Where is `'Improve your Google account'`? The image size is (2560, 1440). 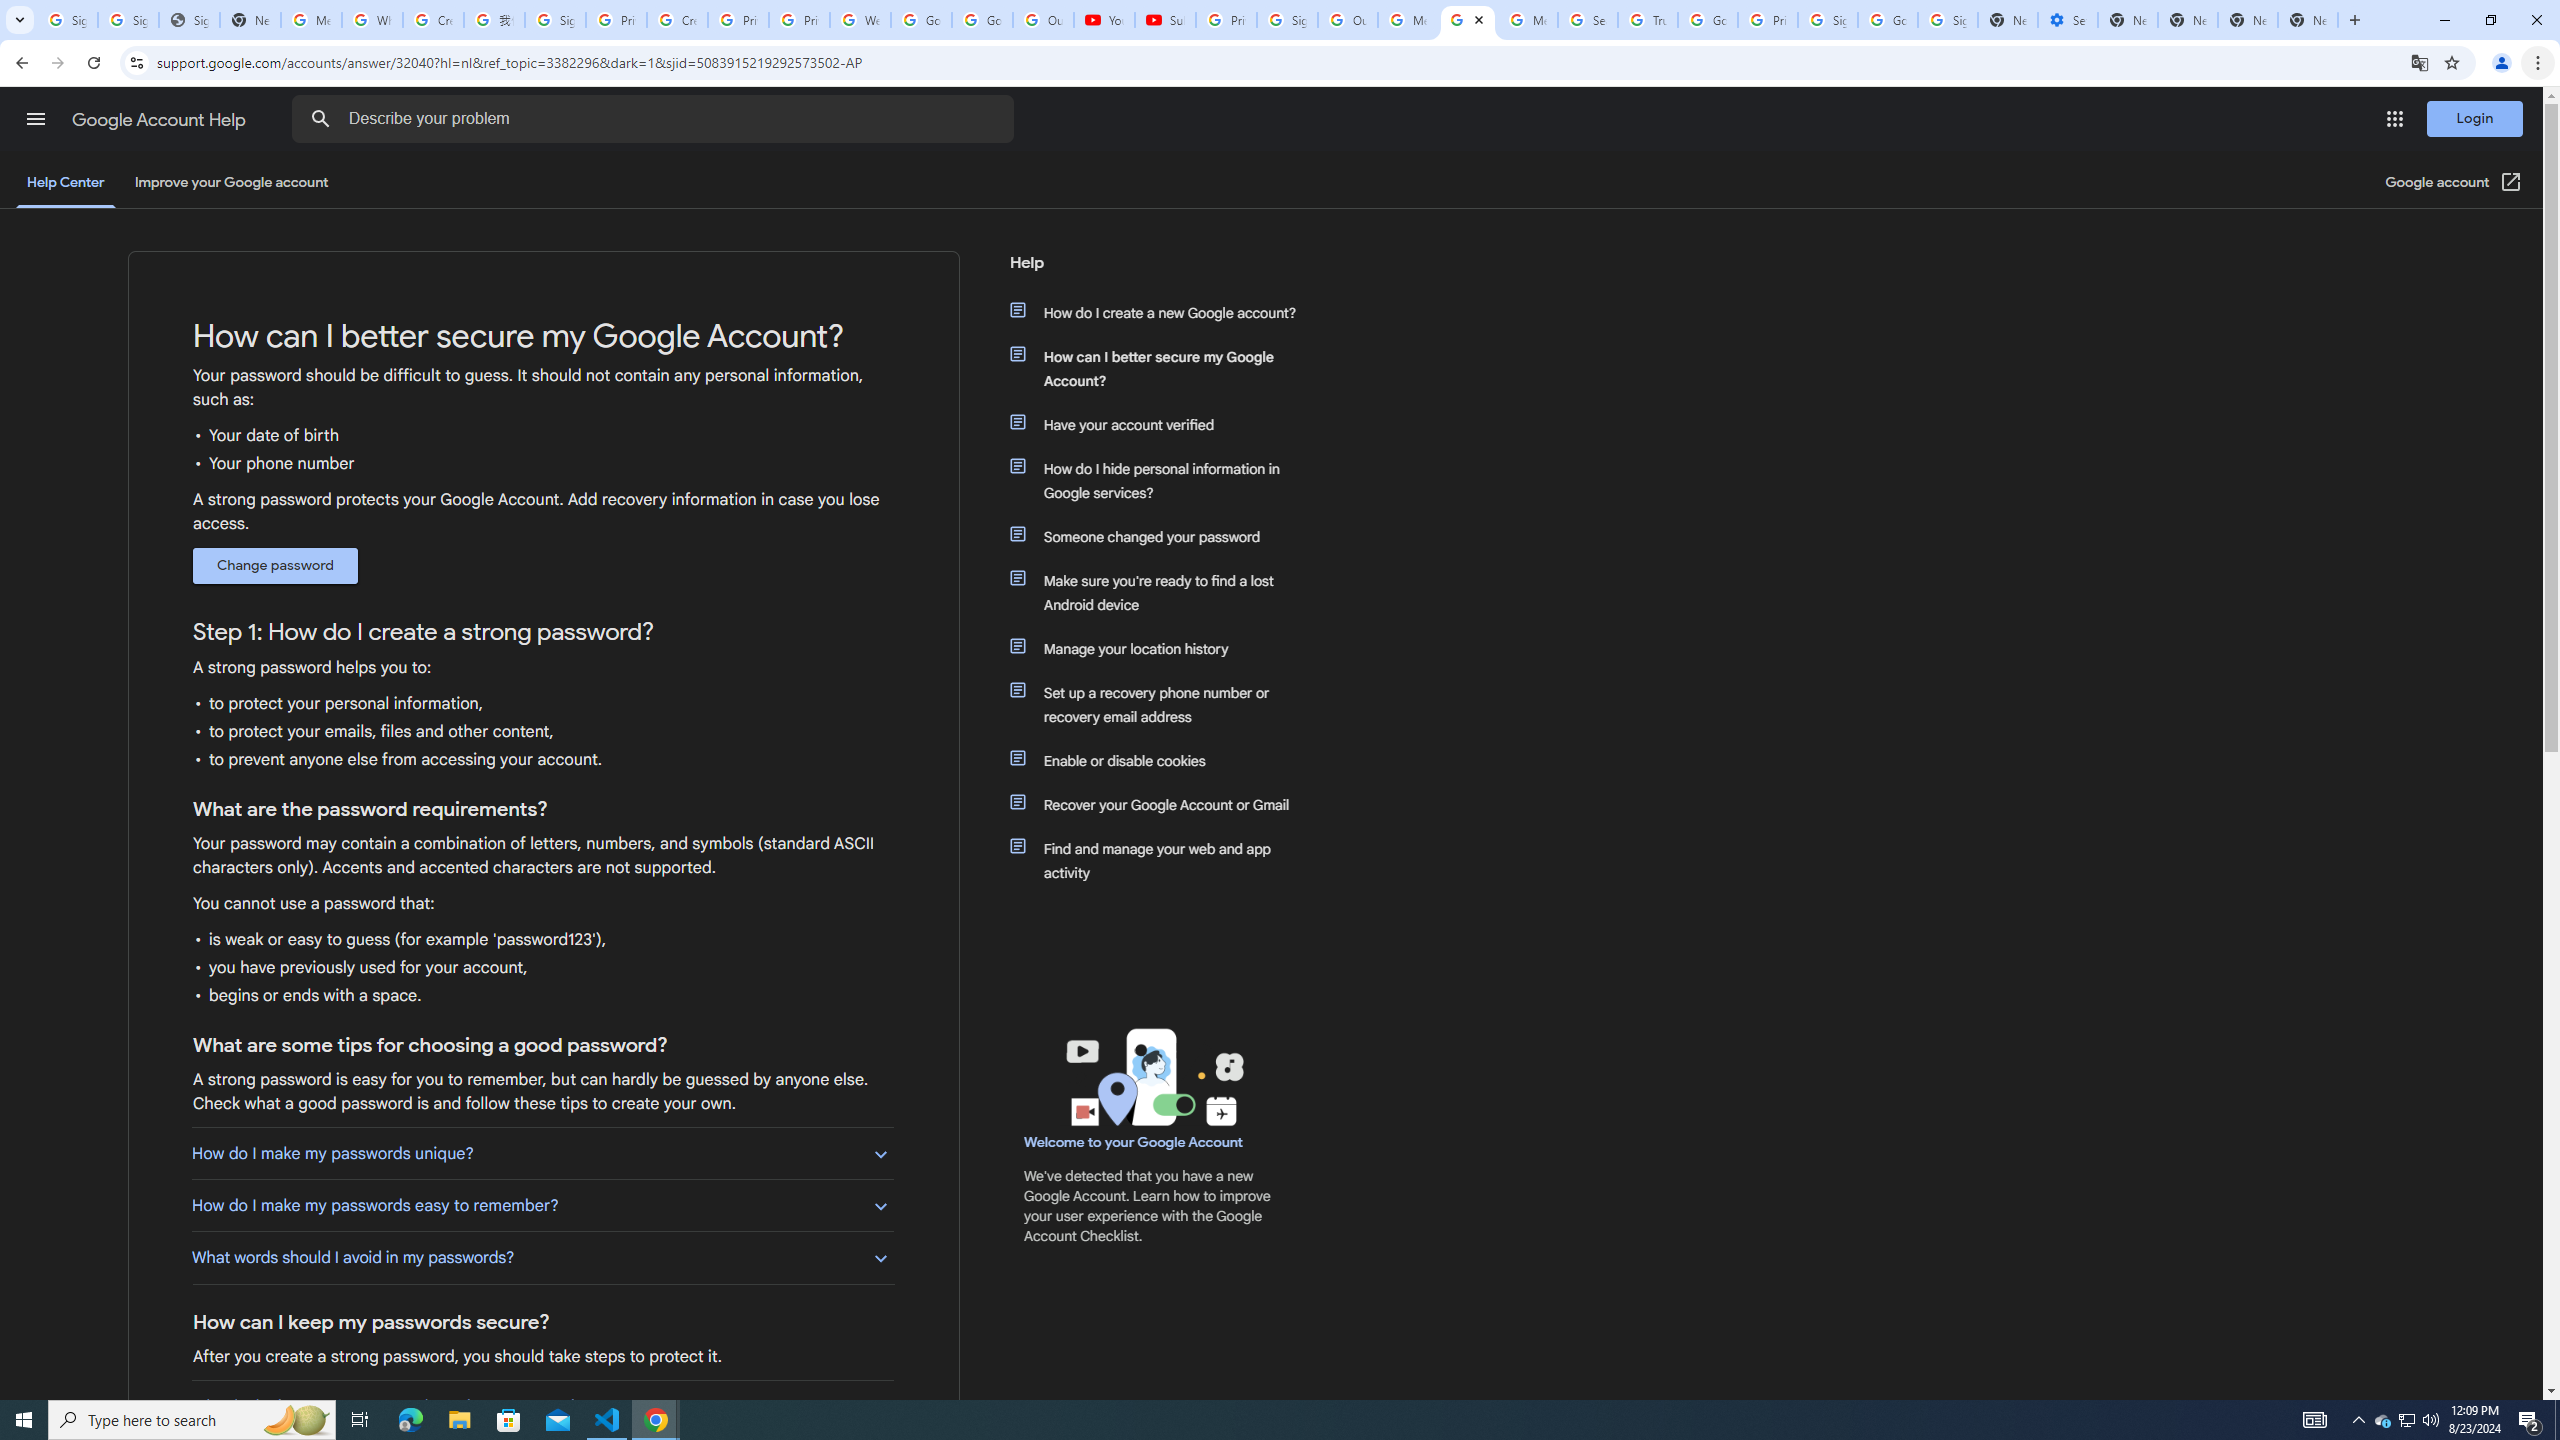
'Improve your Google account' is located at coordinates (231, 181).